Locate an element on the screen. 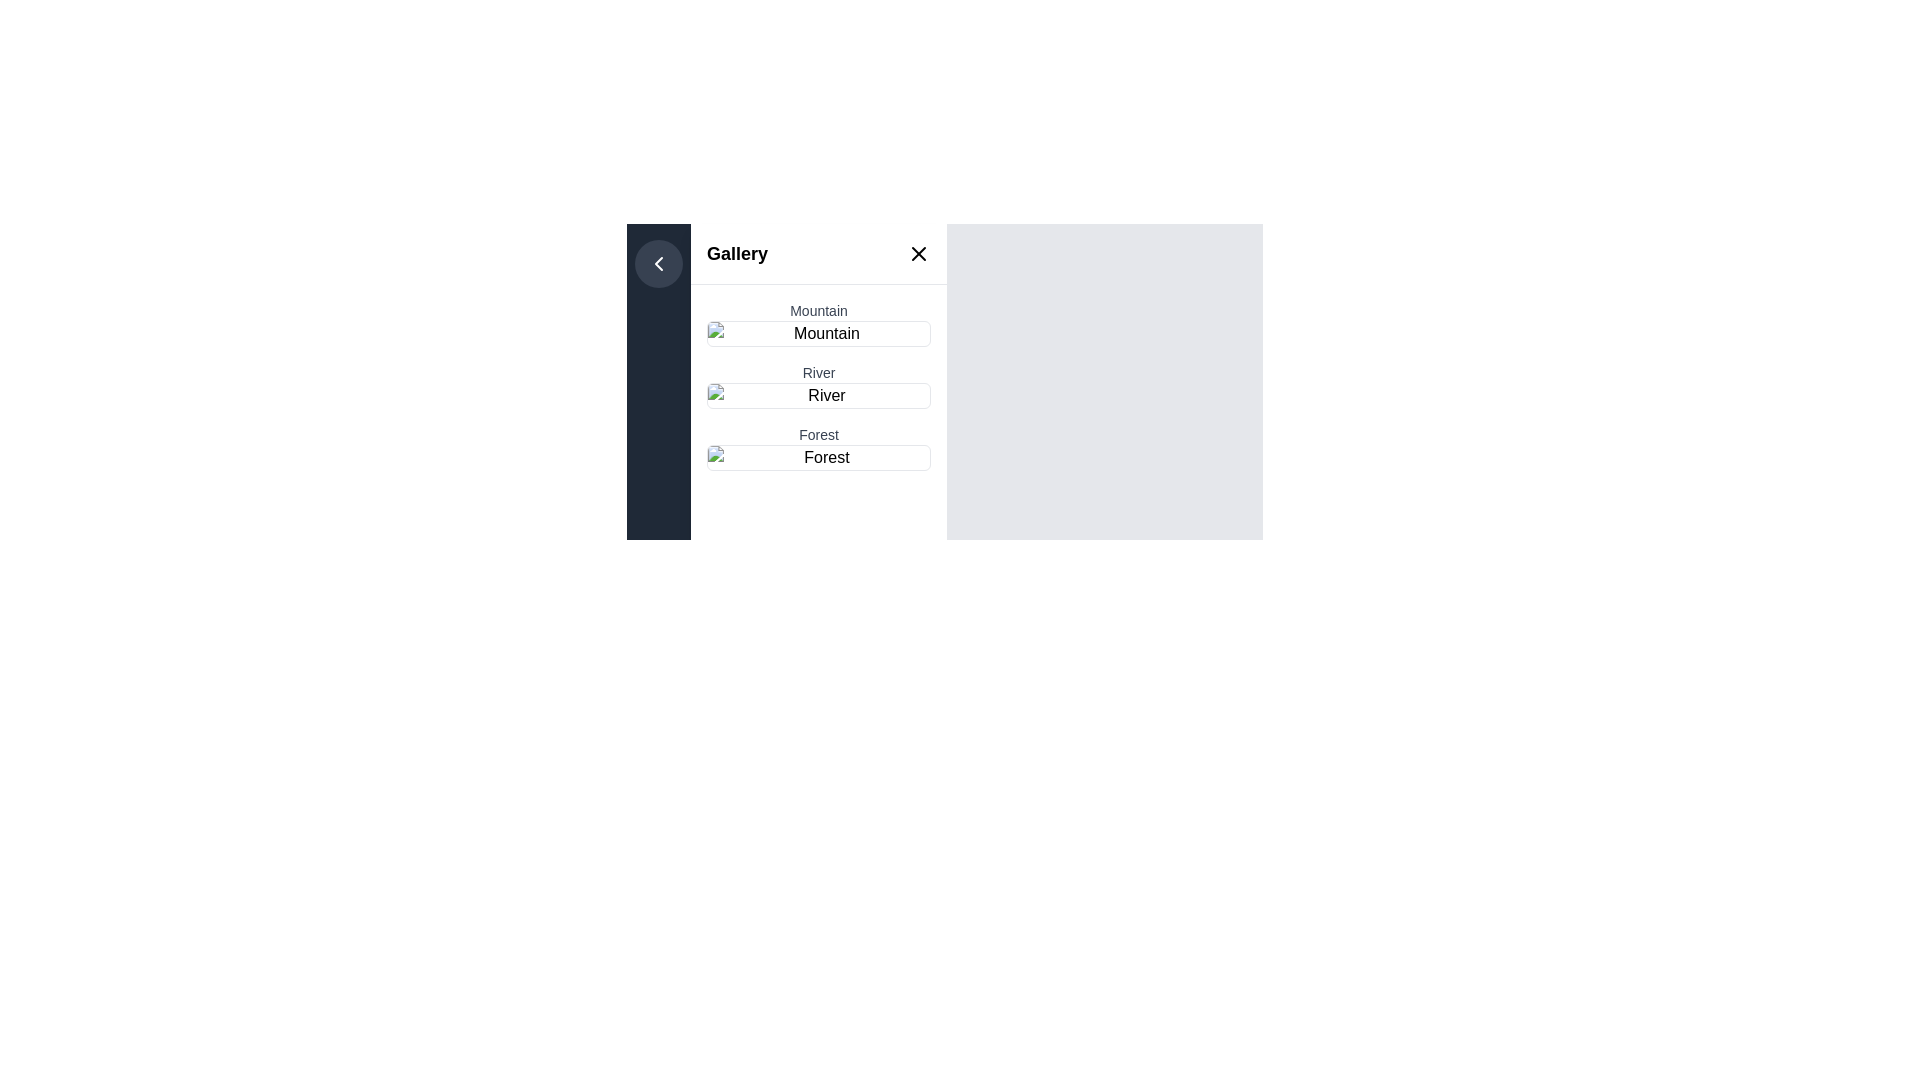  the text label serving as the title or heading for the 'Gallery' section, located at the top-center of the interface is located at coordinates (736, 253).